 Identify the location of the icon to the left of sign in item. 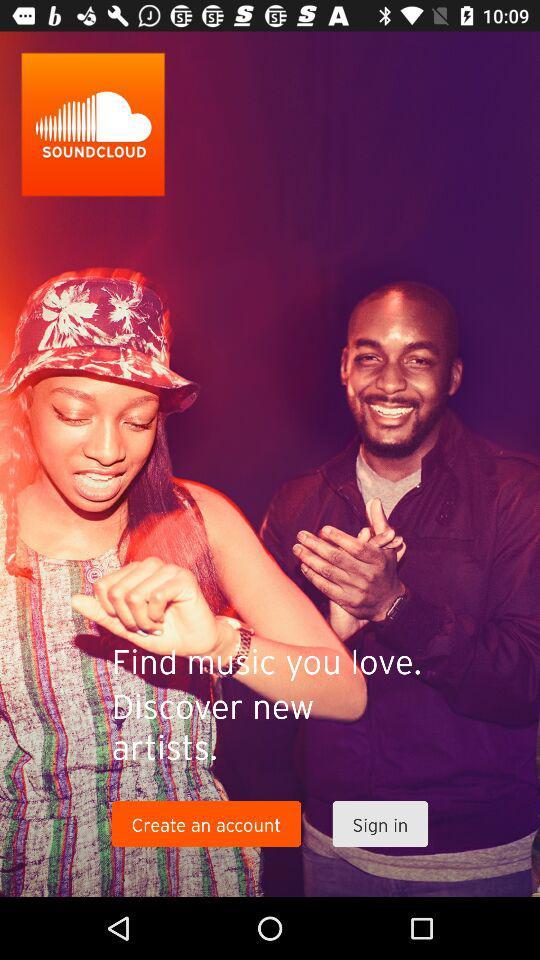
(205, 824).